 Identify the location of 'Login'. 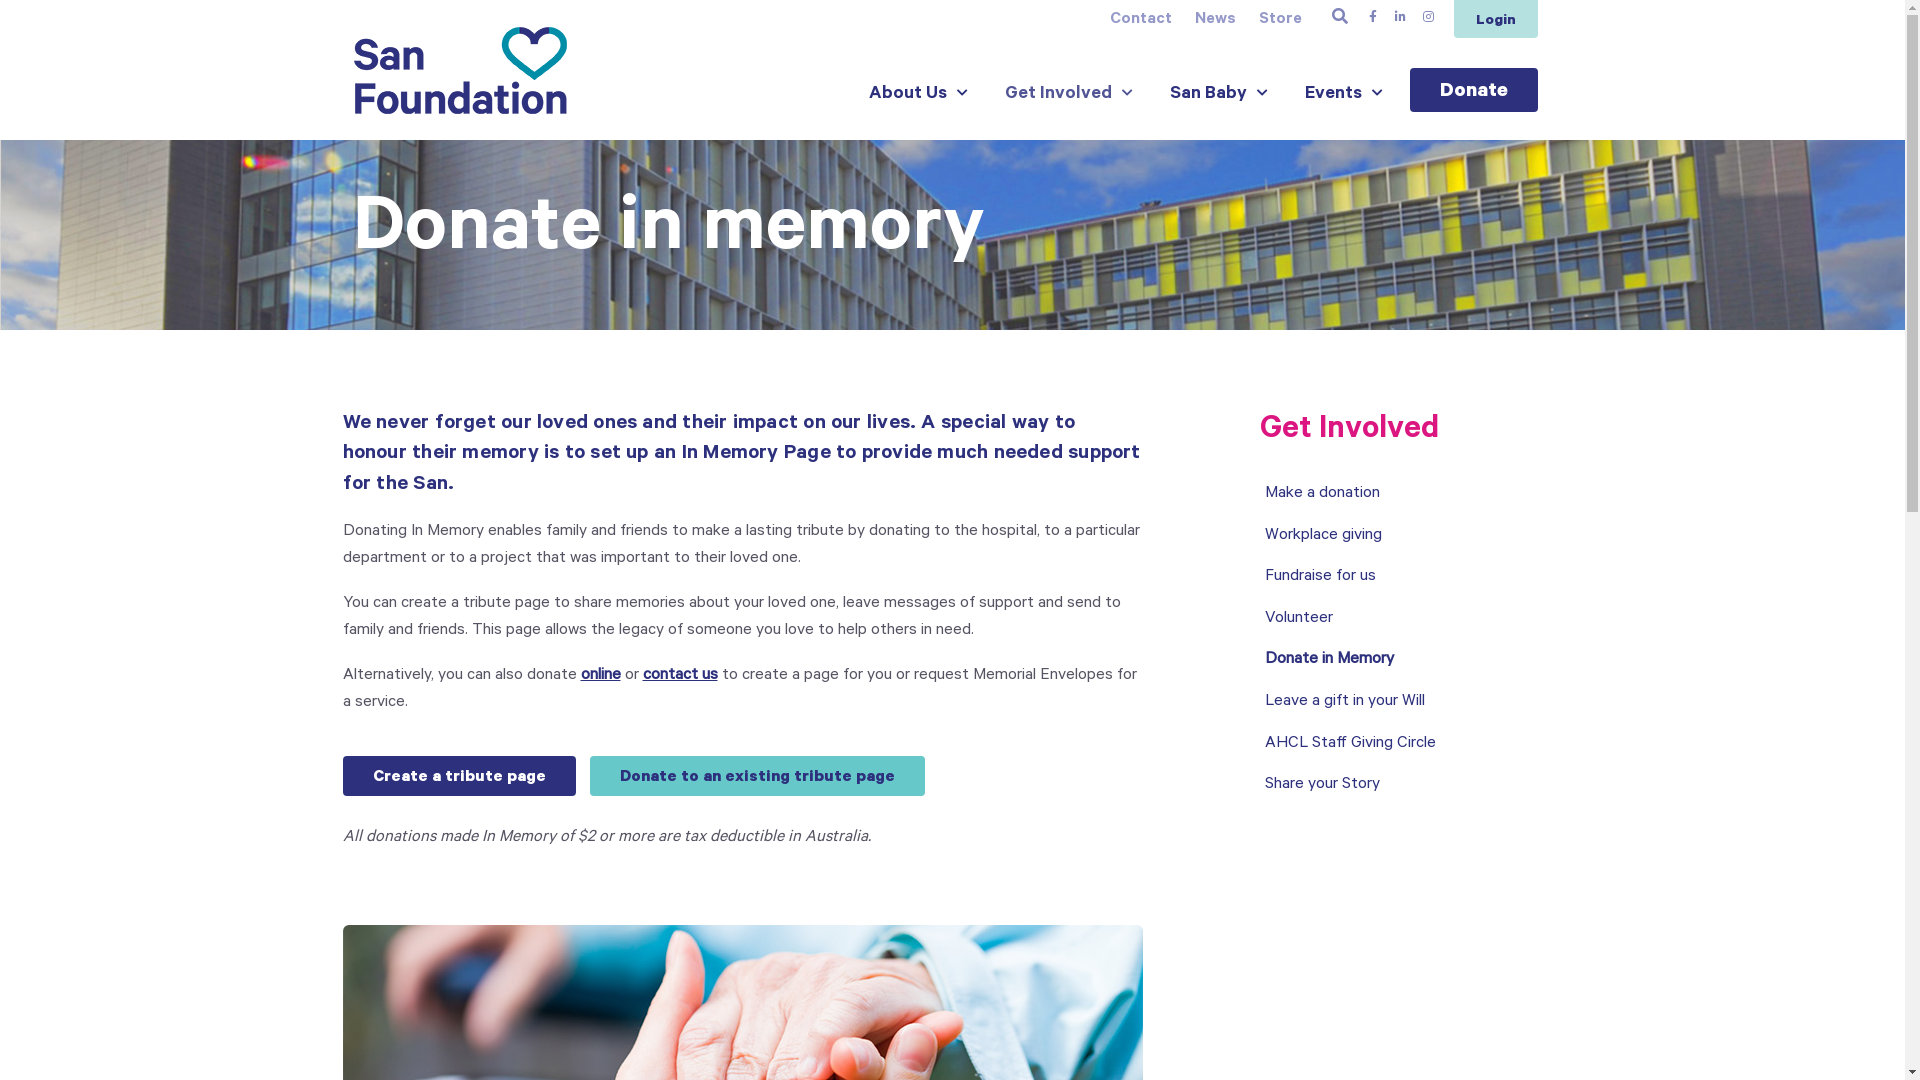
(1496, 19).